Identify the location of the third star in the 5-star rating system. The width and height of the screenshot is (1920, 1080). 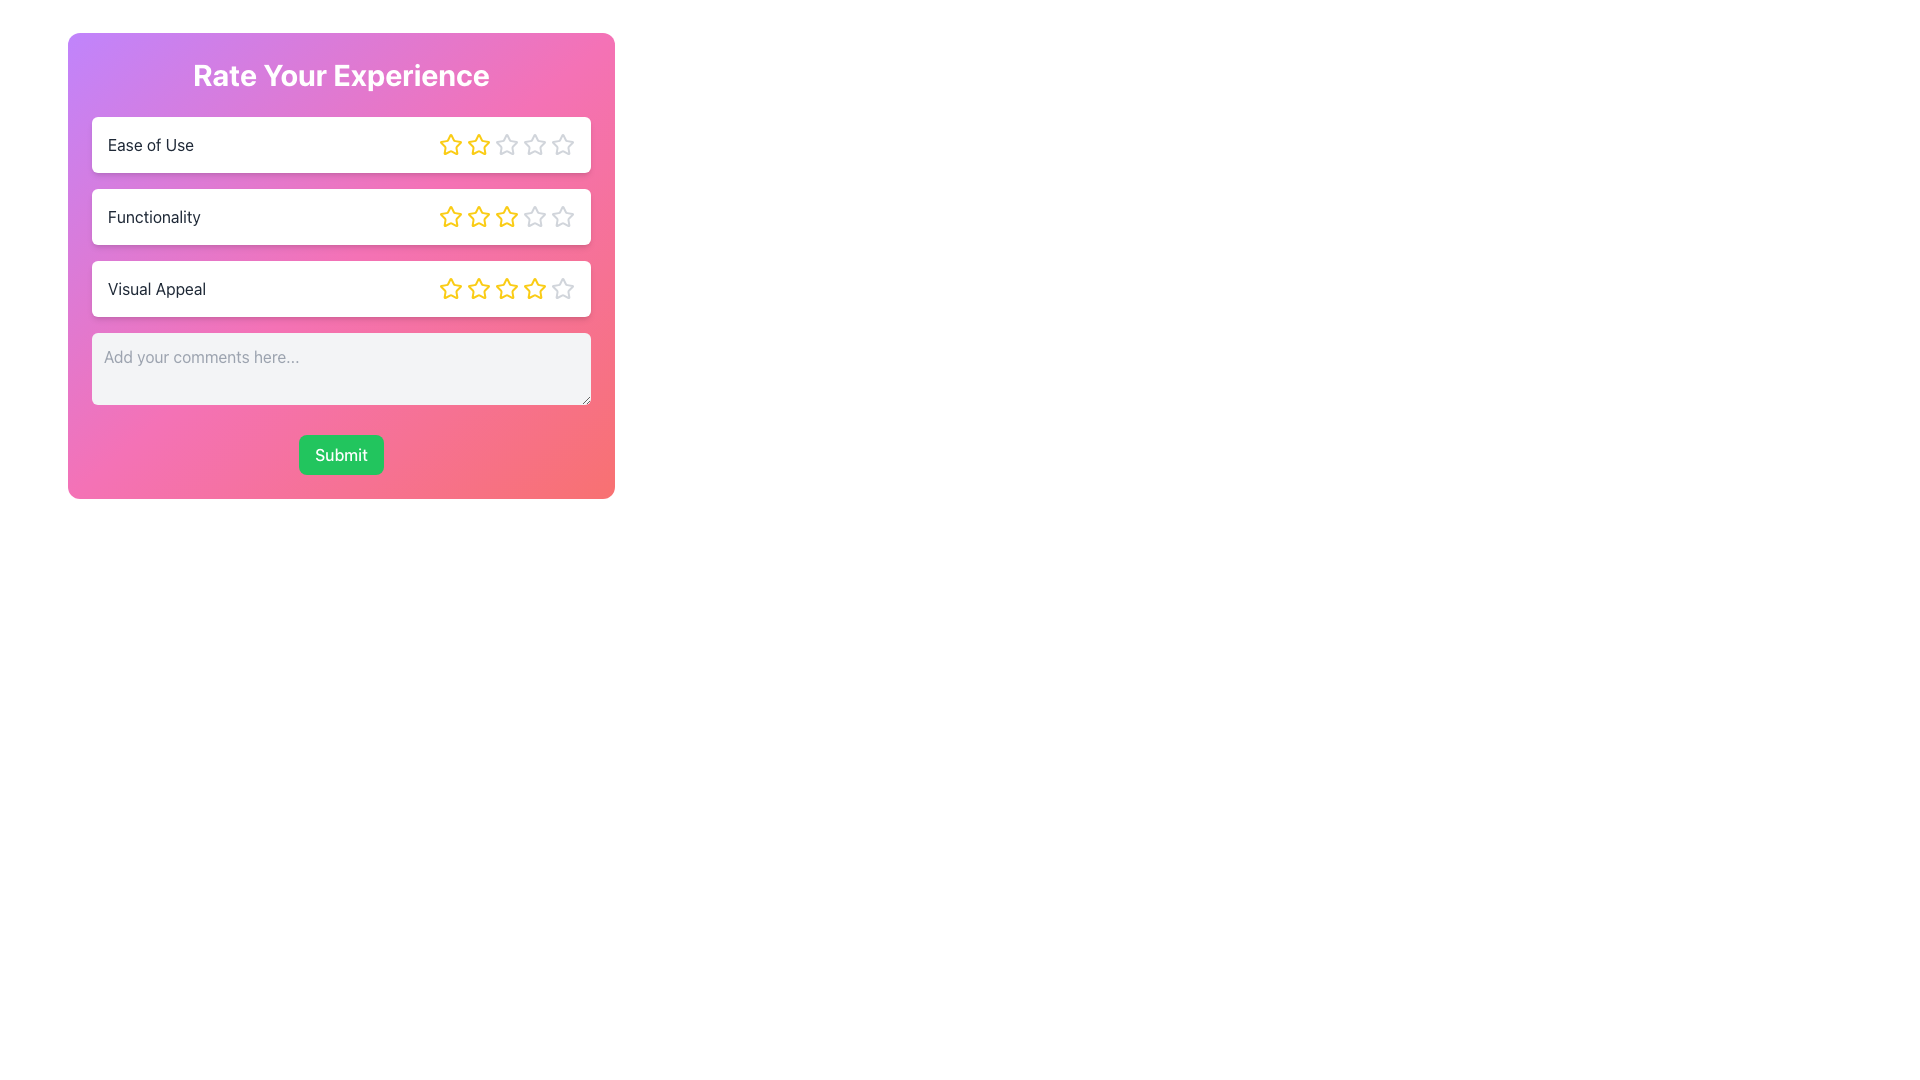
(507, 144).